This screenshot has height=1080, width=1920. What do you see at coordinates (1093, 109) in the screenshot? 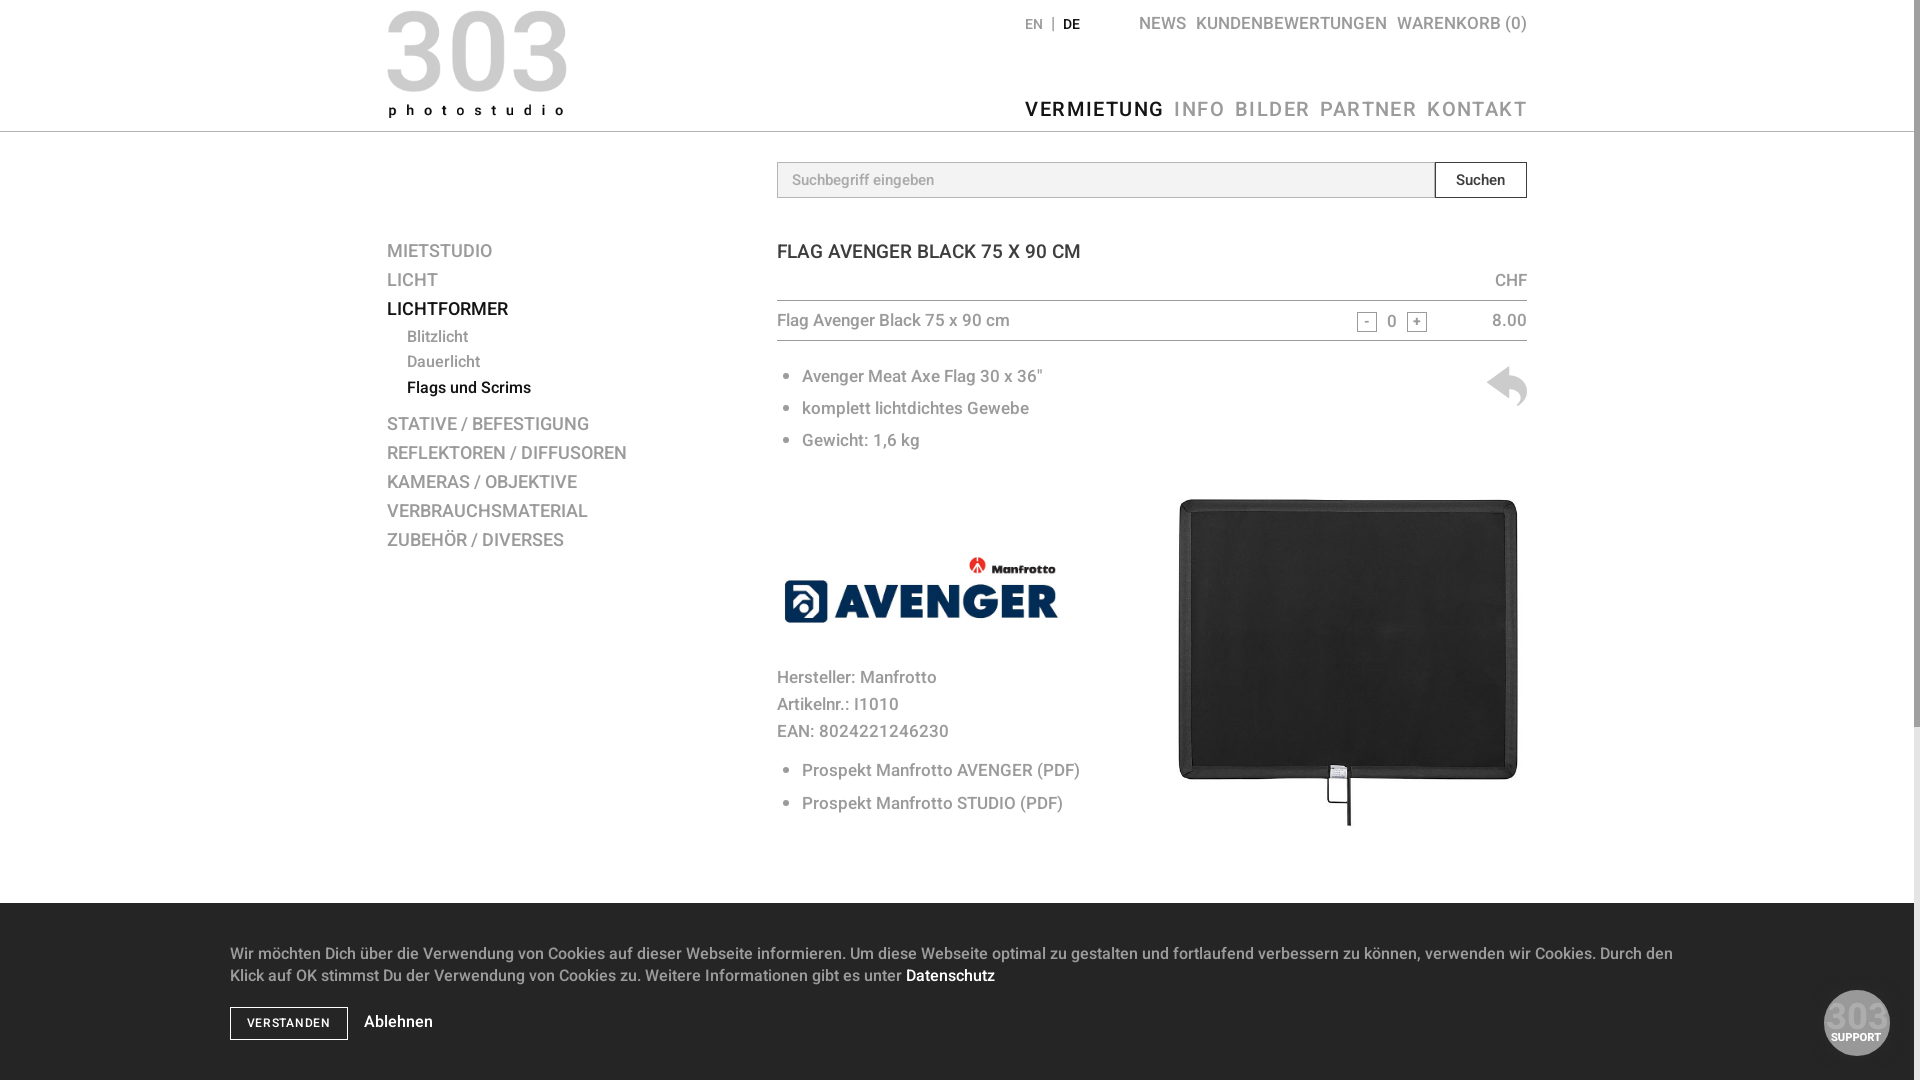
I see `'VERMIETUNG'` at bounding box center [1093, 109].